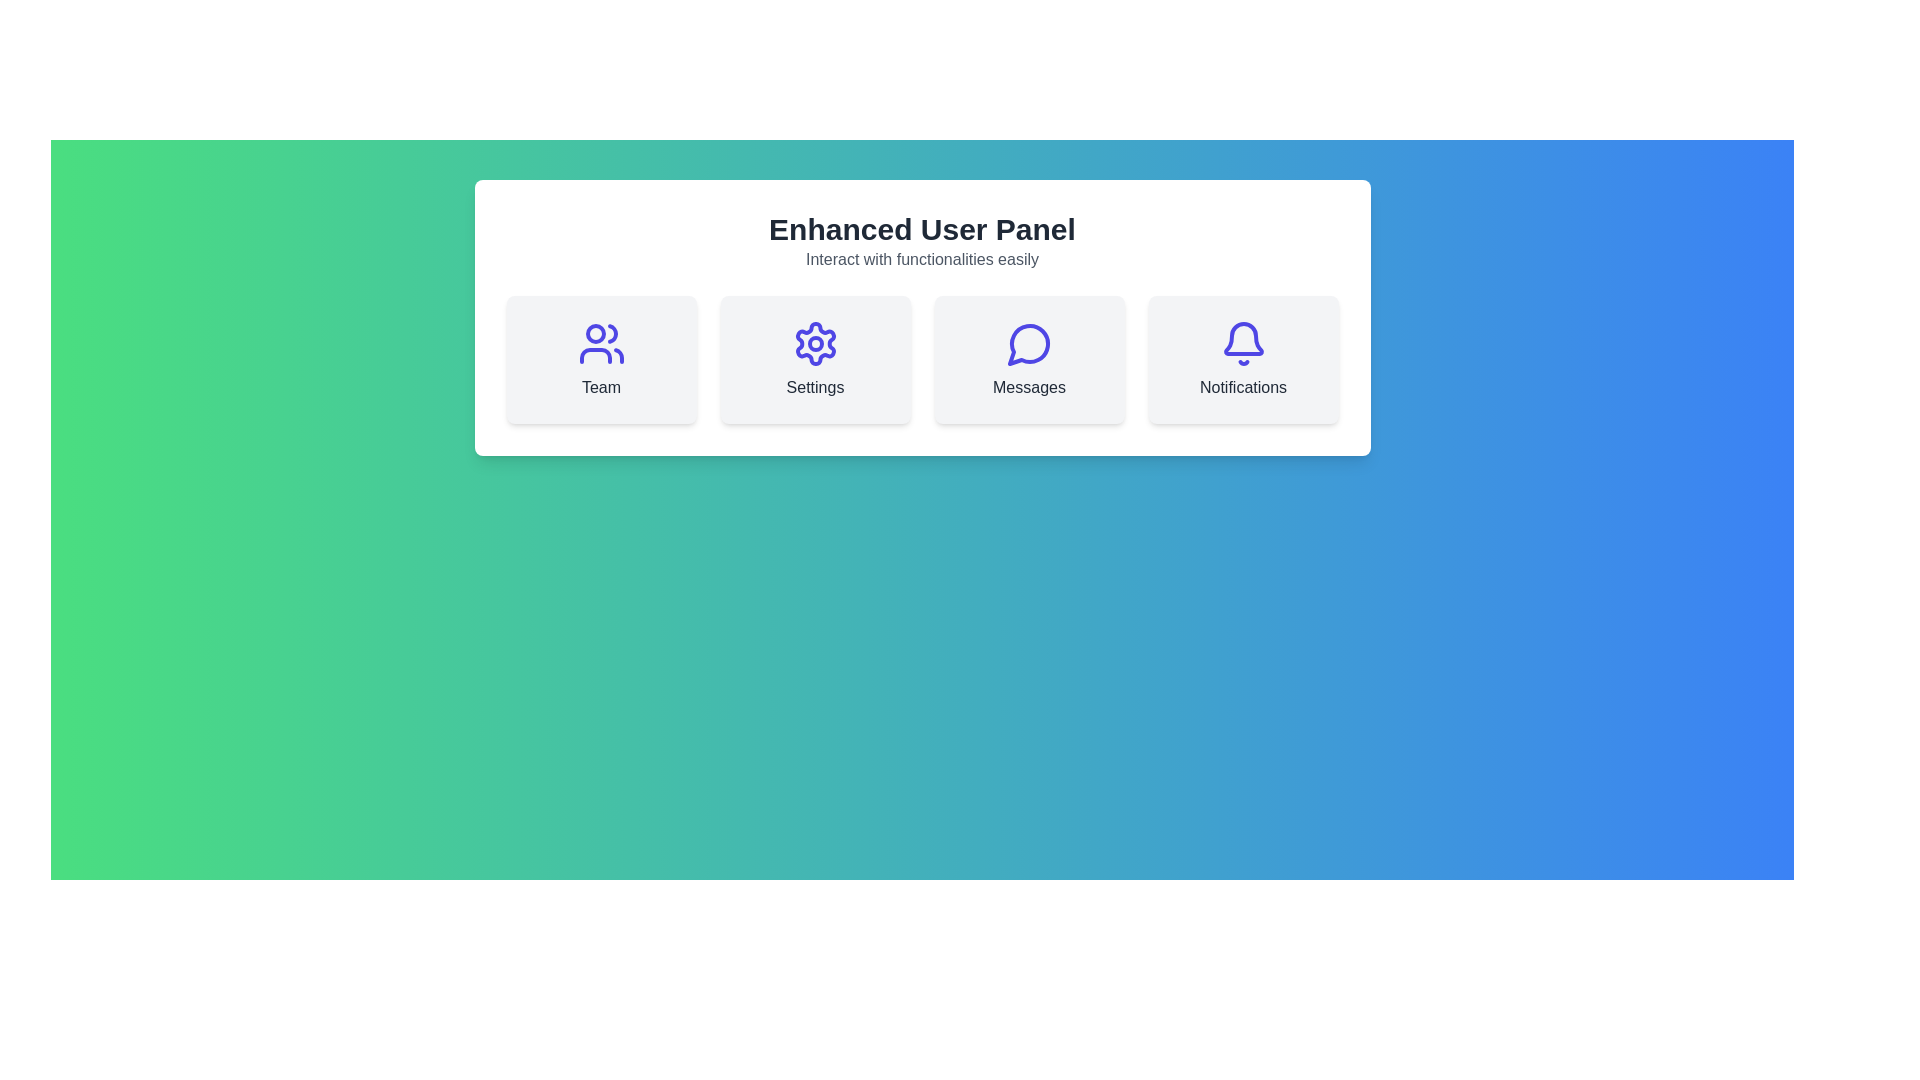  Describe the element at coordinates (1242, 346) in the screenshot. I see `the tooltip with the message 'View alerts and notifications', which appears beneath the main bell icon in the 'Notifications' section` at that location.